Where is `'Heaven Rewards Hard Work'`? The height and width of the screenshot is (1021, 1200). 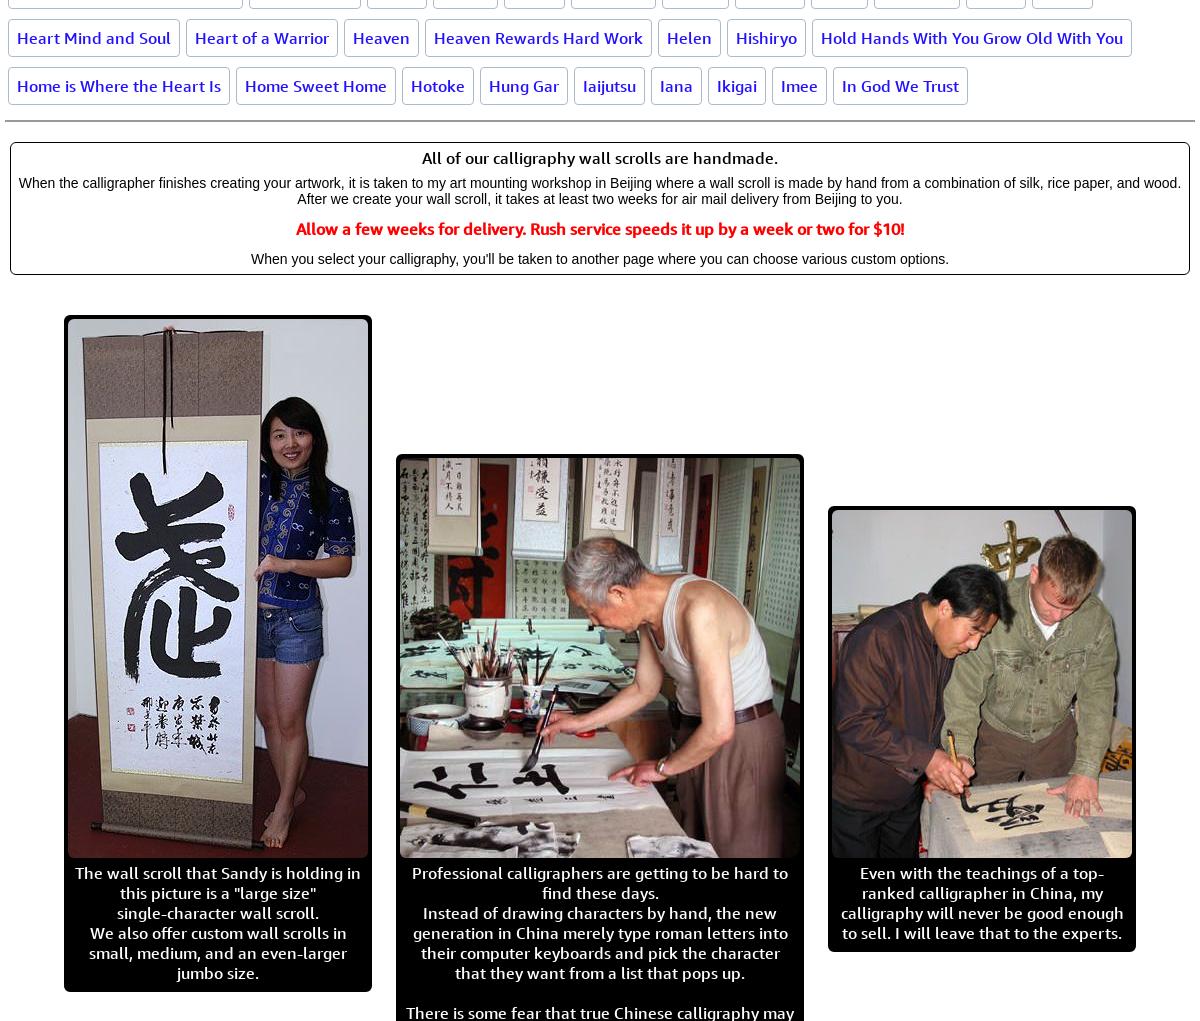 'Heaven Rewards Hard Work' is located at coordinates (537, 36).